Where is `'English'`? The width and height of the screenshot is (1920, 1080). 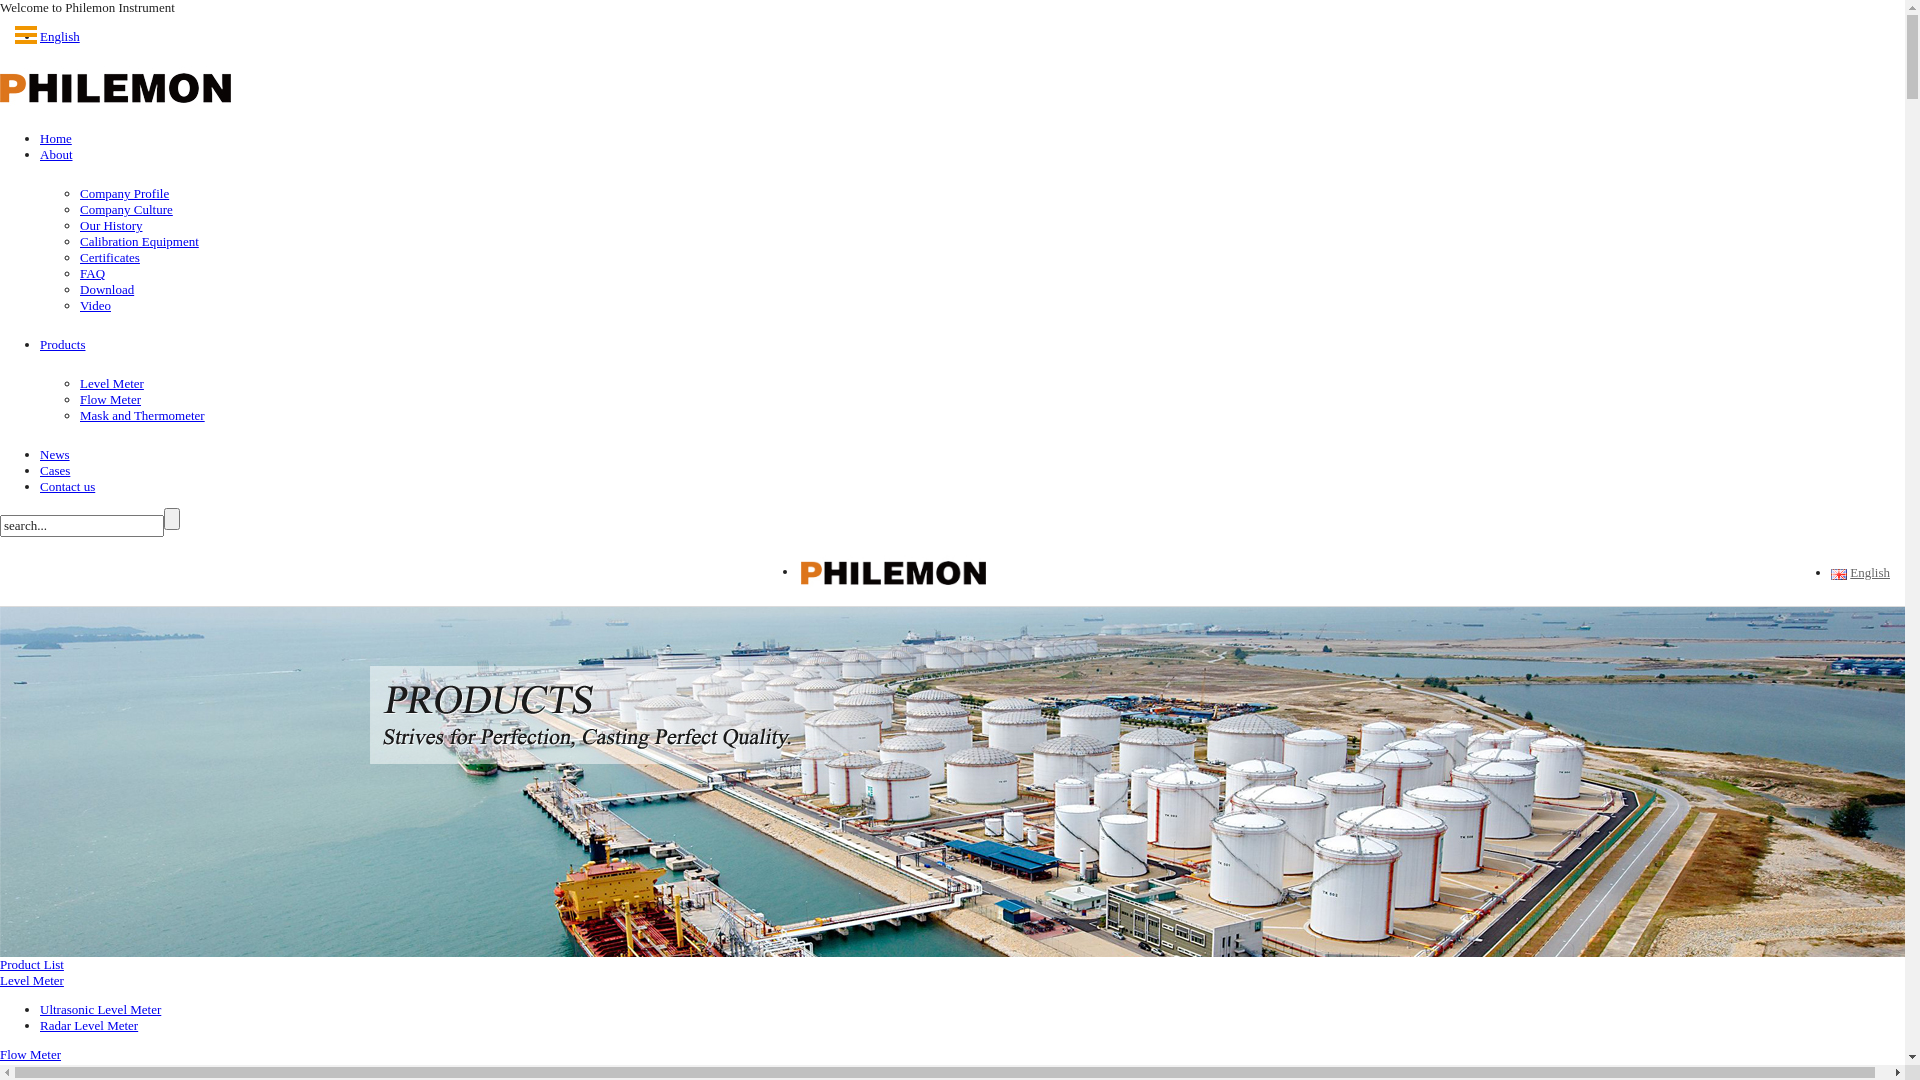 'English' is located at coordinates (1838, 573).